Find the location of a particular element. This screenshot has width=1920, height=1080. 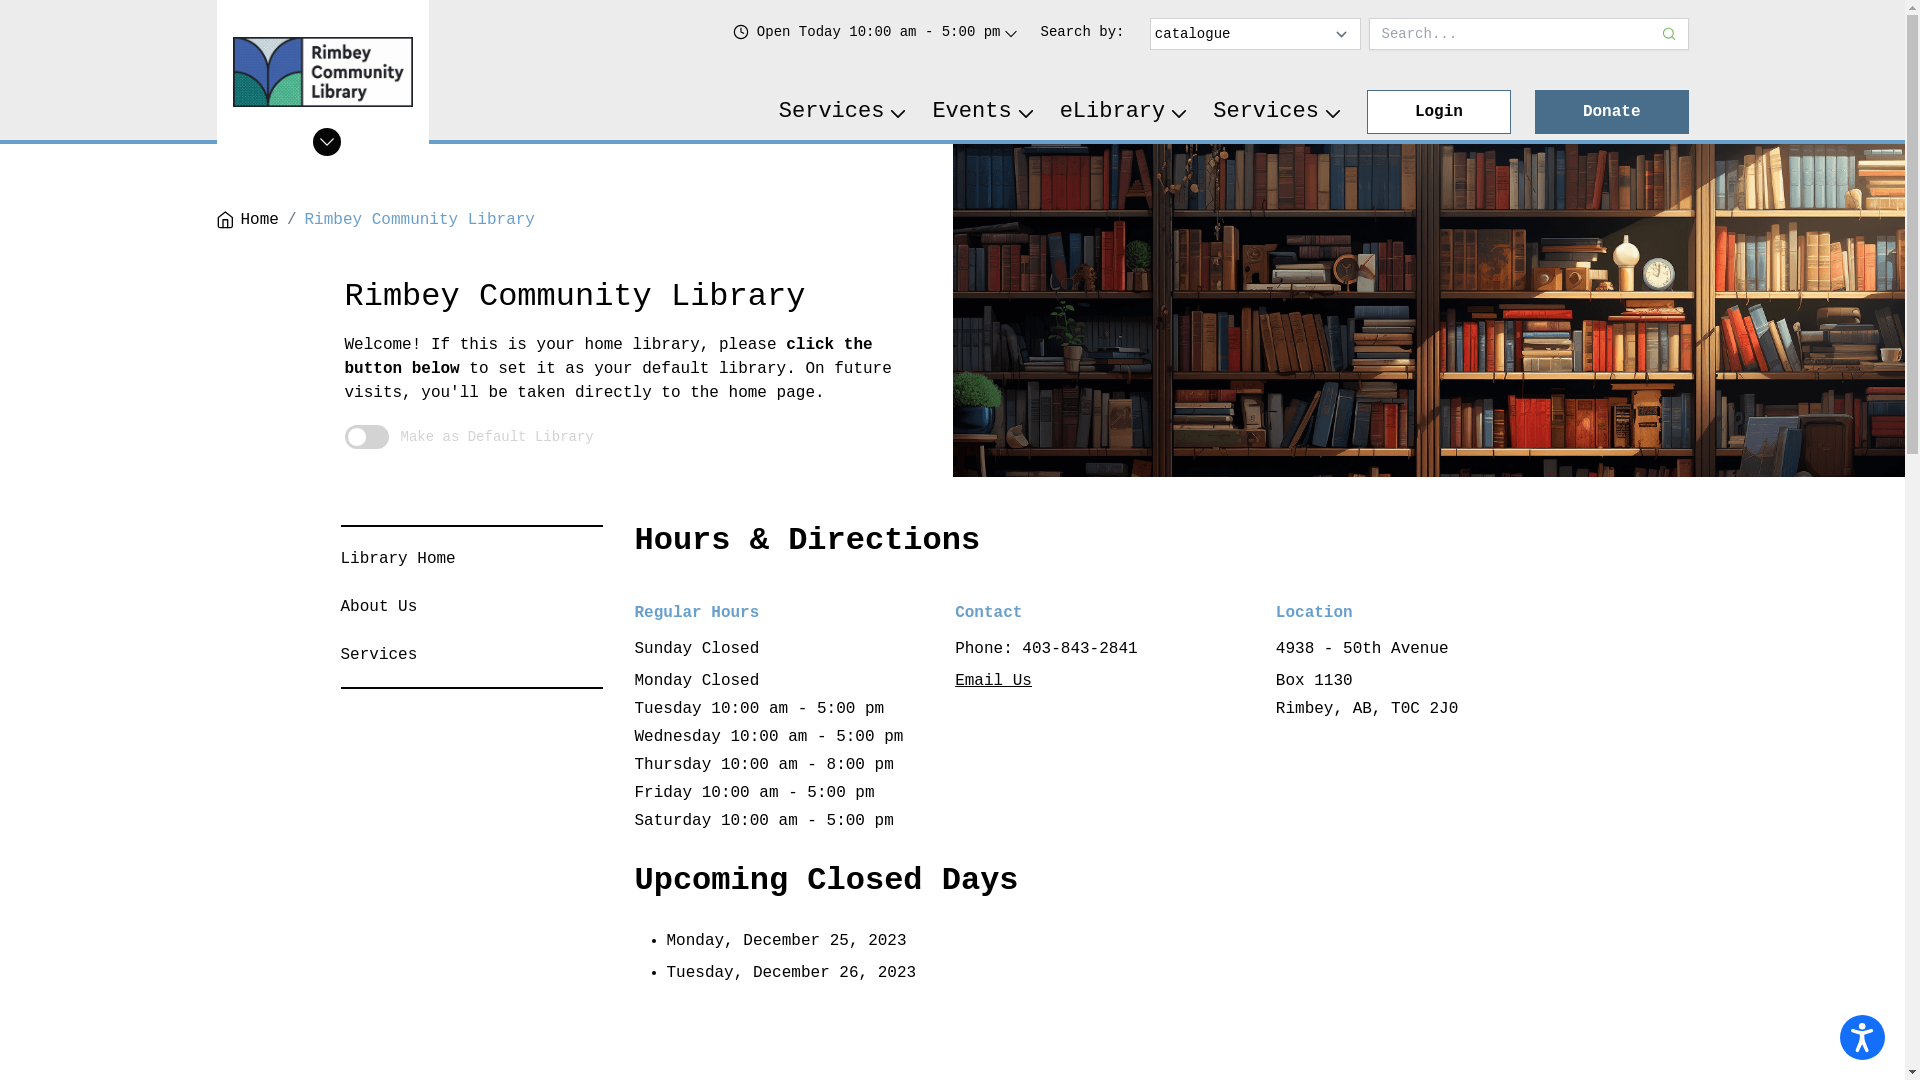

'eLibrary' is located at coordinates (1124, 111).